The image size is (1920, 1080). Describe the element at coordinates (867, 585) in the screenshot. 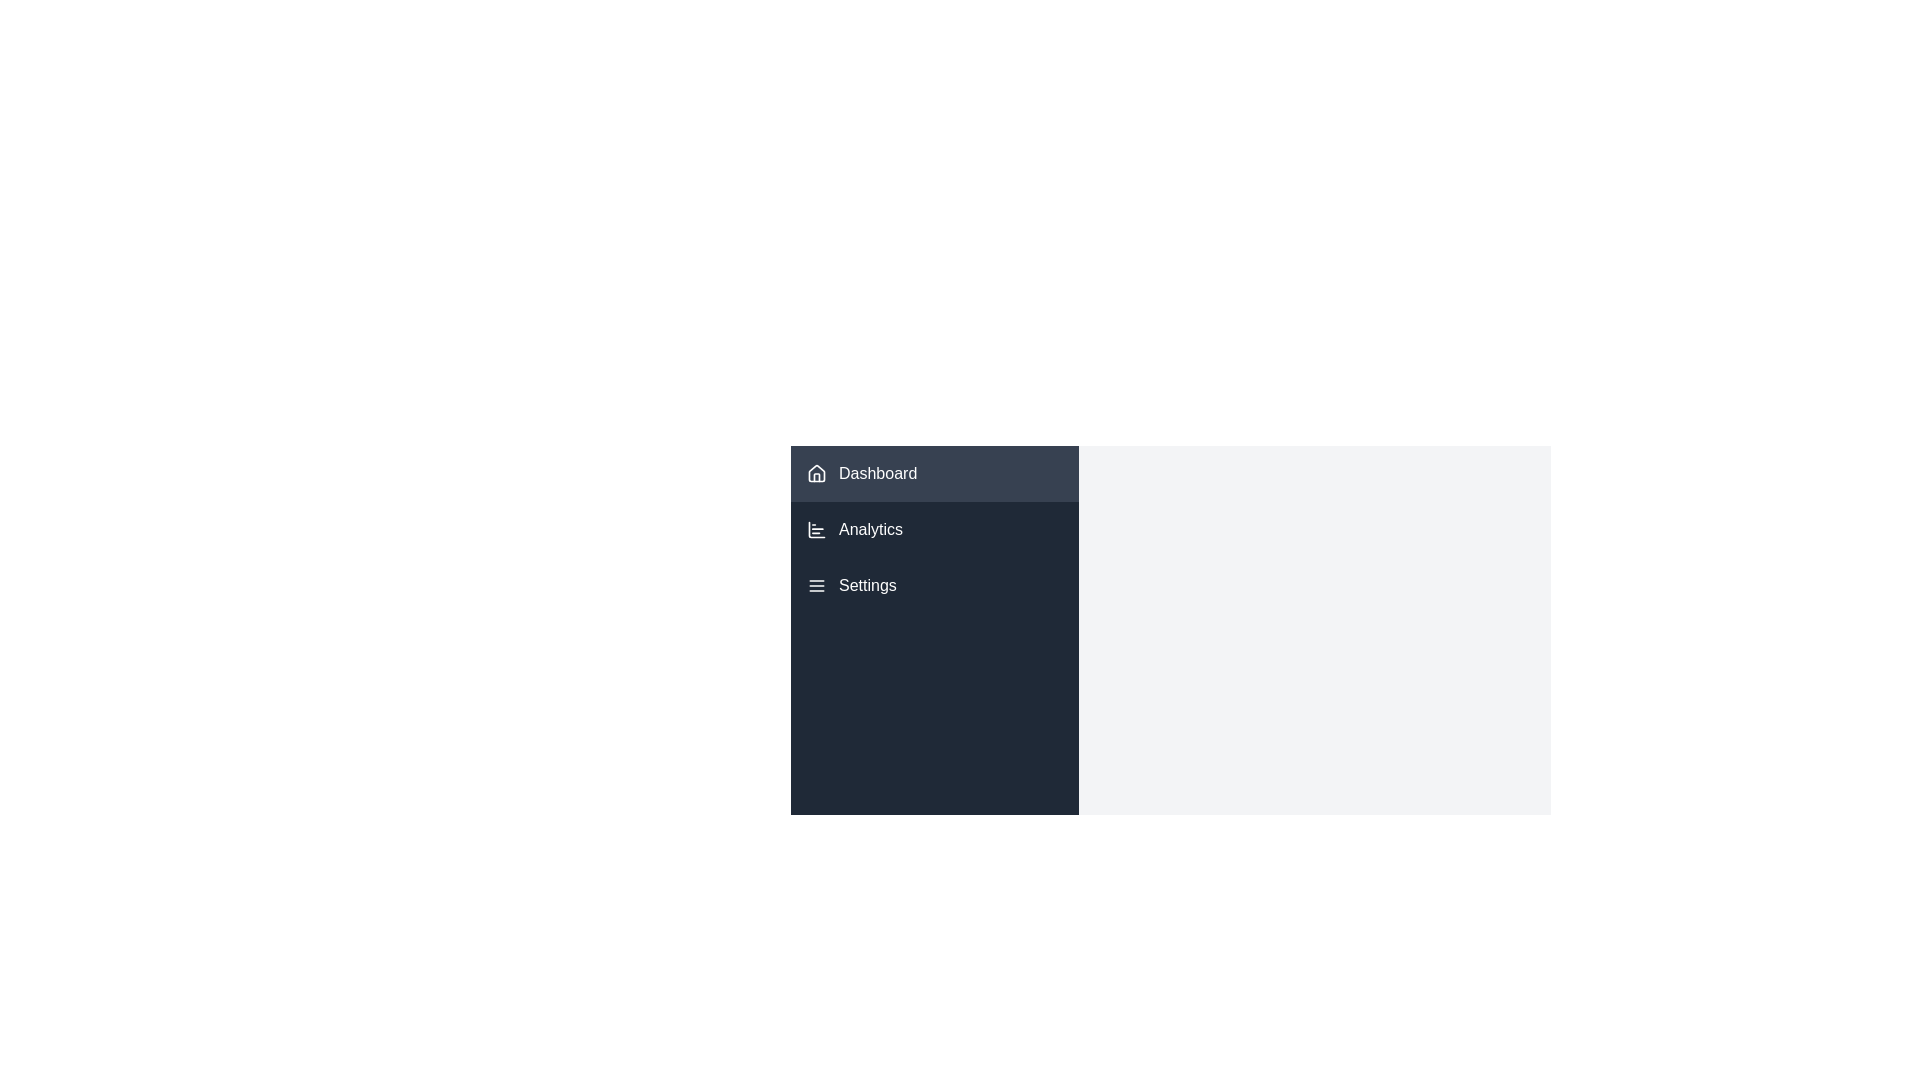

I see `the 'Settings' text label, which is white on a dark background and part of an interactive menu list` at that location.